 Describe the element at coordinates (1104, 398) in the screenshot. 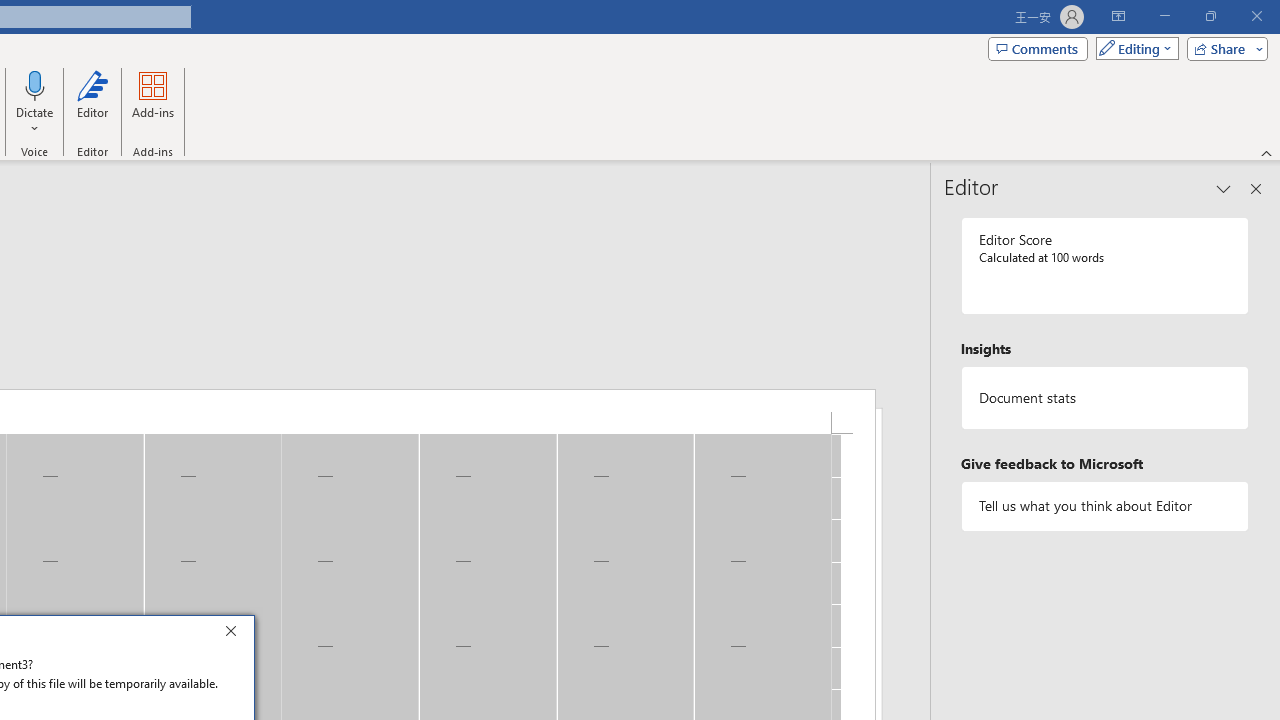

I see `'Document statistics'` at that location.